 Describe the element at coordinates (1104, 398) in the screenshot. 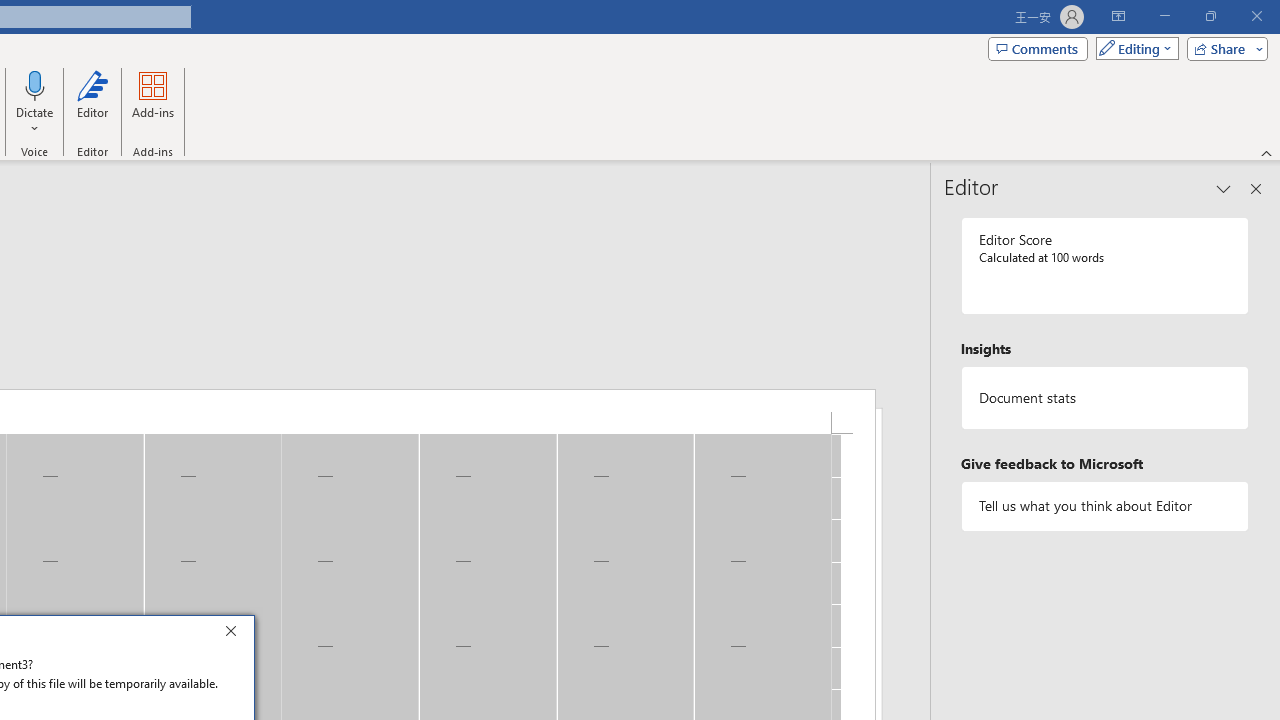

I see `'Document statistics'` at that location.